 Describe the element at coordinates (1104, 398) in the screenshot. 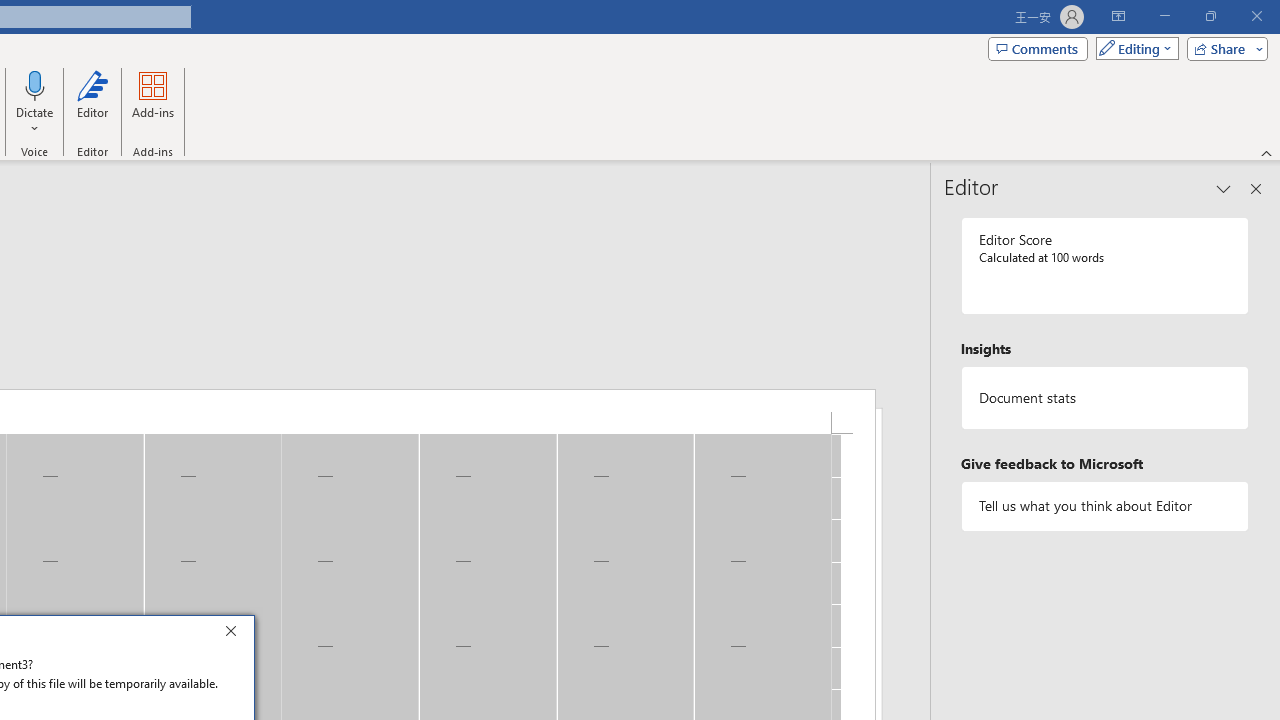

I see `'Document statistics'` at that location.